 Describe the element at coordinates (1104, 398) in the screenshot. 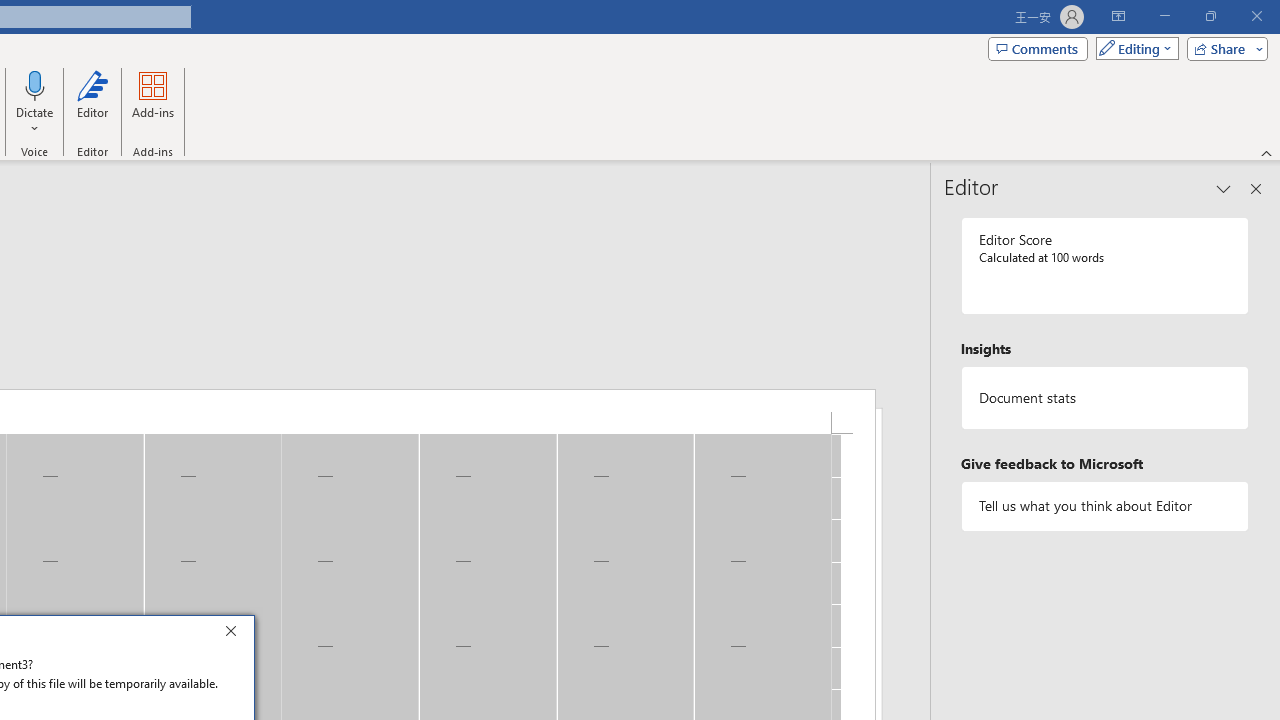

I see `'Document statistics'` at that location.